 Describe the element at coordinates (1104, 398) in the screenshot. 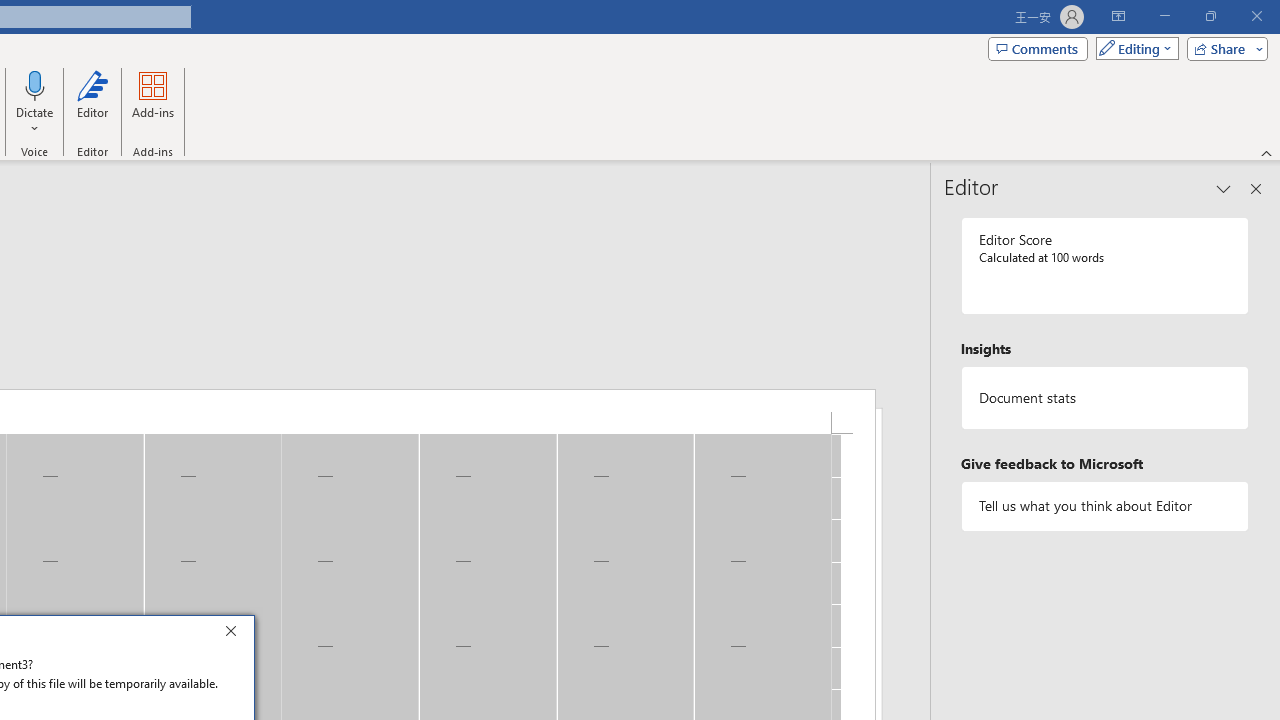

I see `'Document statistics'` at that location.